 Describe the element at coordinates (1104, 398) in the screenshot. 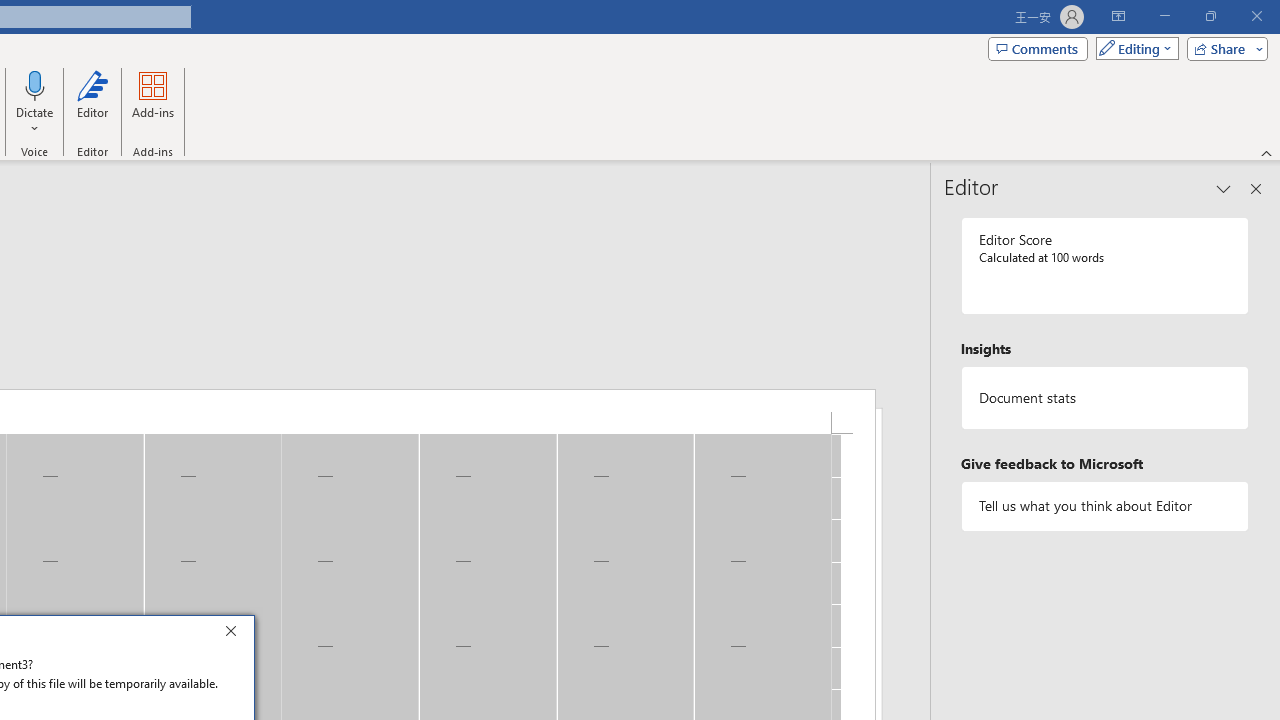

I see `'Document statistics'` at that location.